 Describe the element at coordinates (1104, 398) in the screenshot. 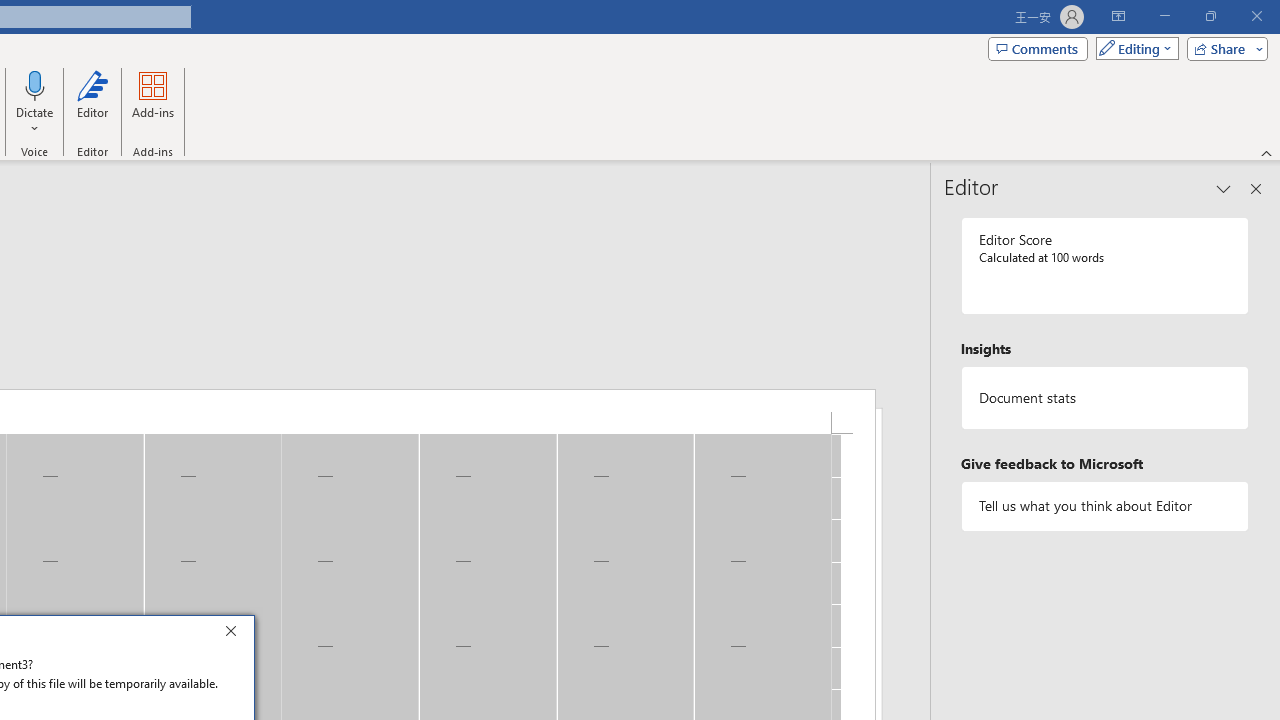

I see `'Document statistics'` at that location.